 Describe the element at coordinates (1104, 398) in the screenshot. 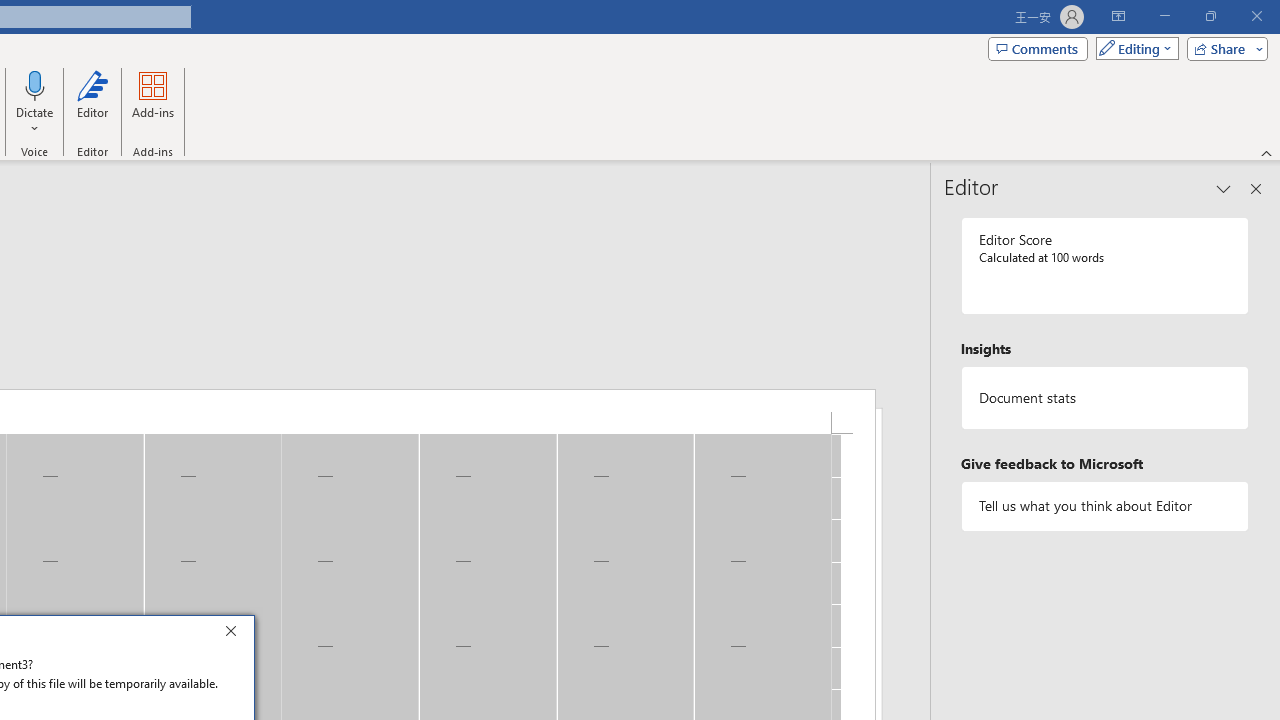

I see `'Document statistics'` at that location.